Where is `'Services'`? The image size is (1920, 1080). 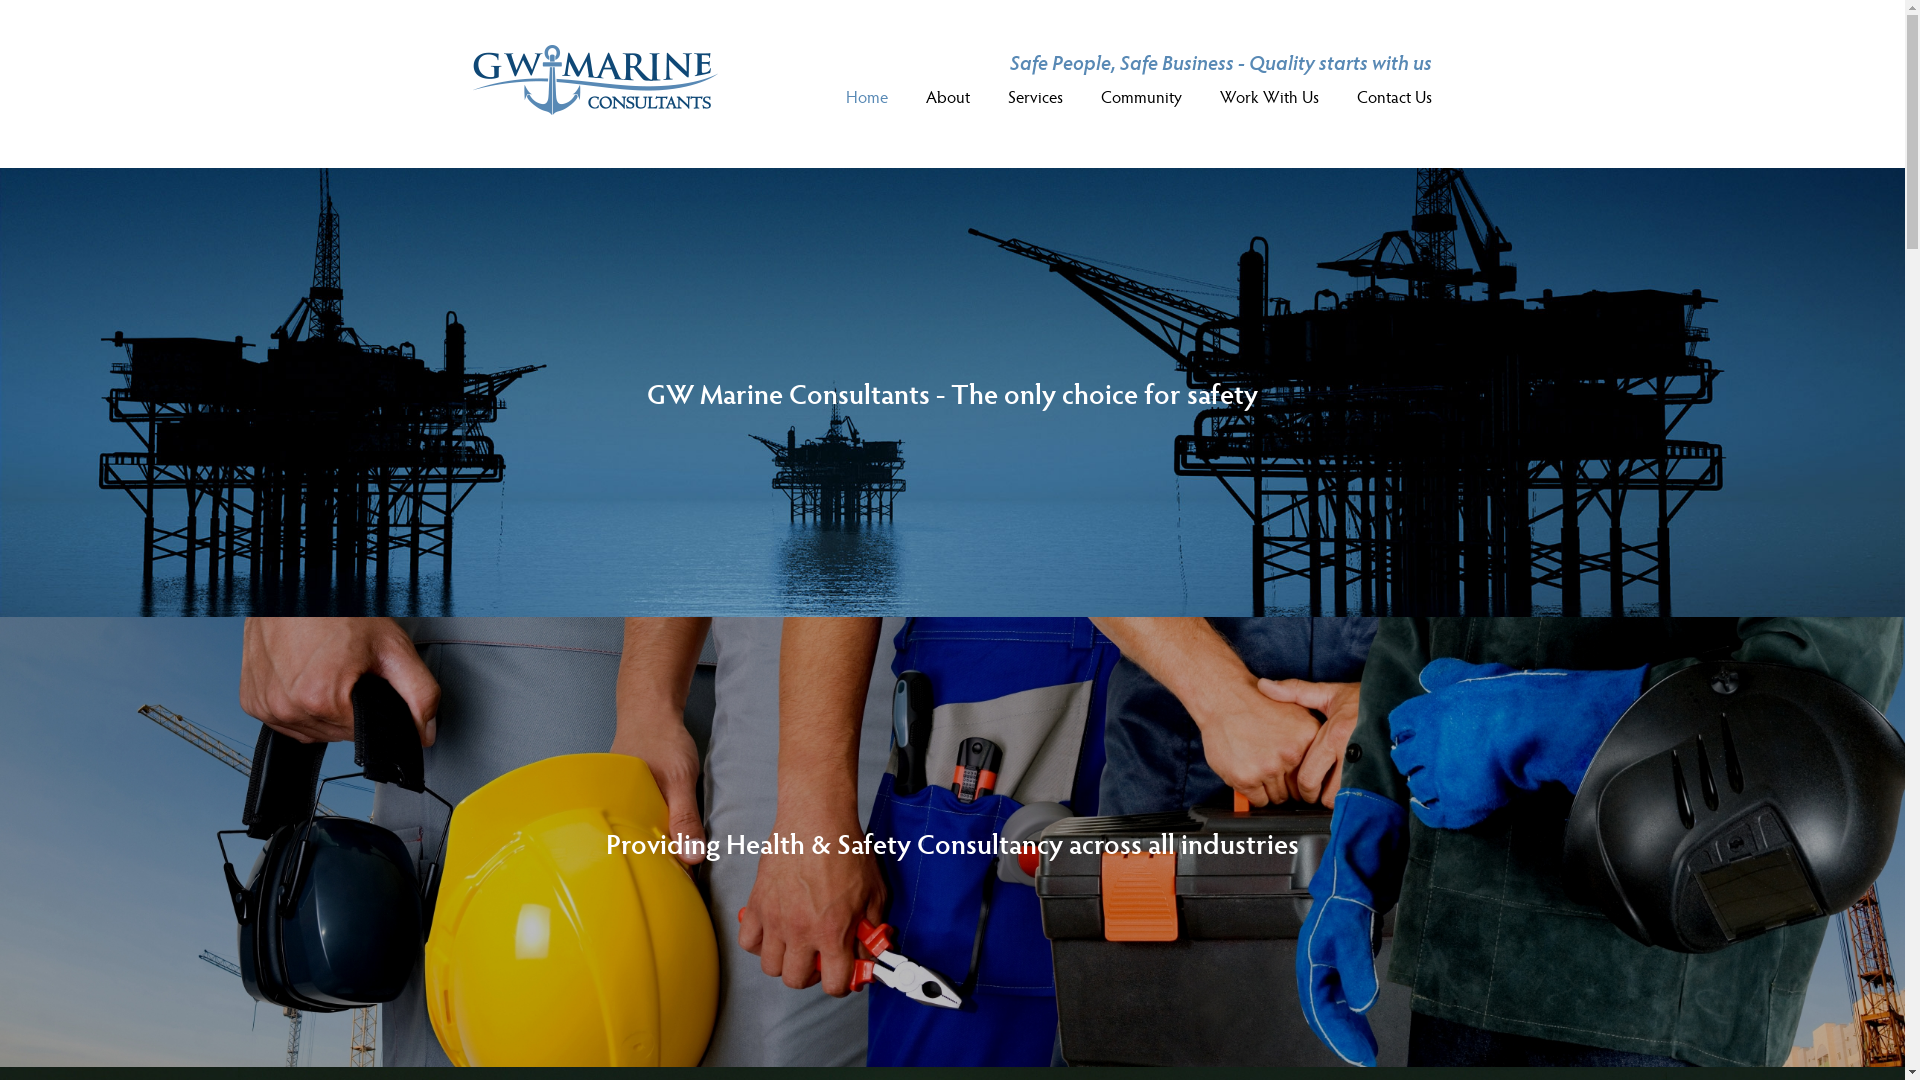 'Services' is located at coordinates (999, 96).